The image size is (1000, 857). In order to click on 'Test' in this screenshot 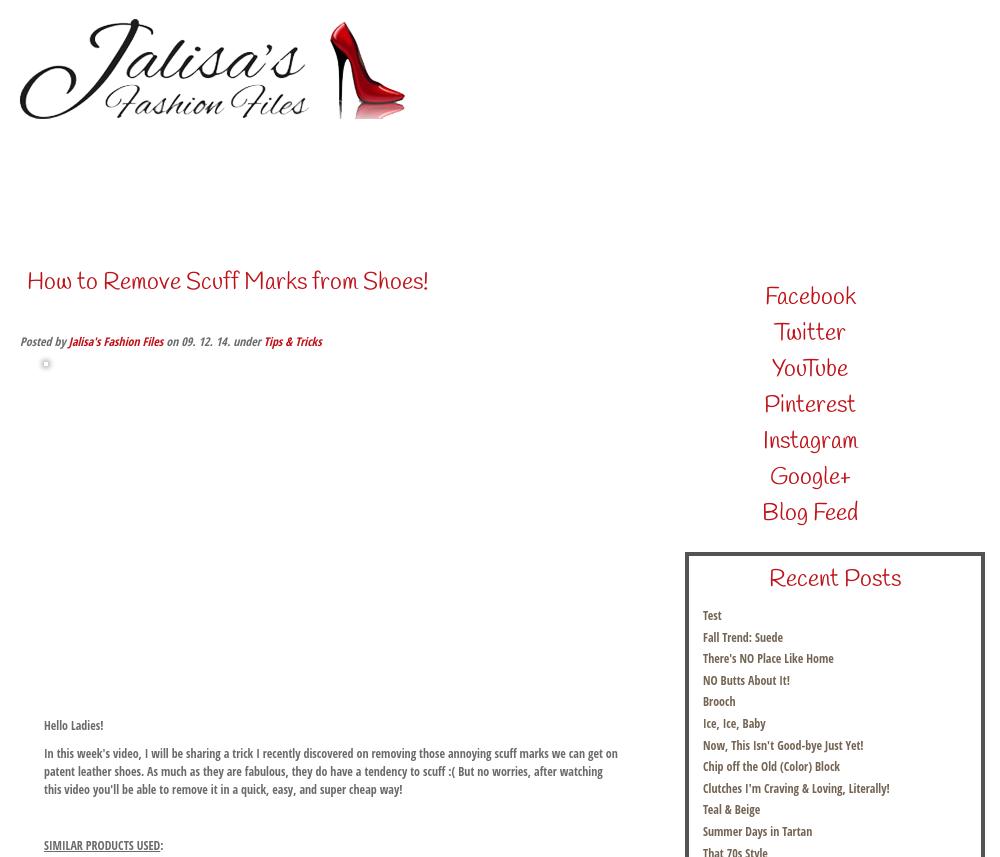, I will do `click(702, 614)`.